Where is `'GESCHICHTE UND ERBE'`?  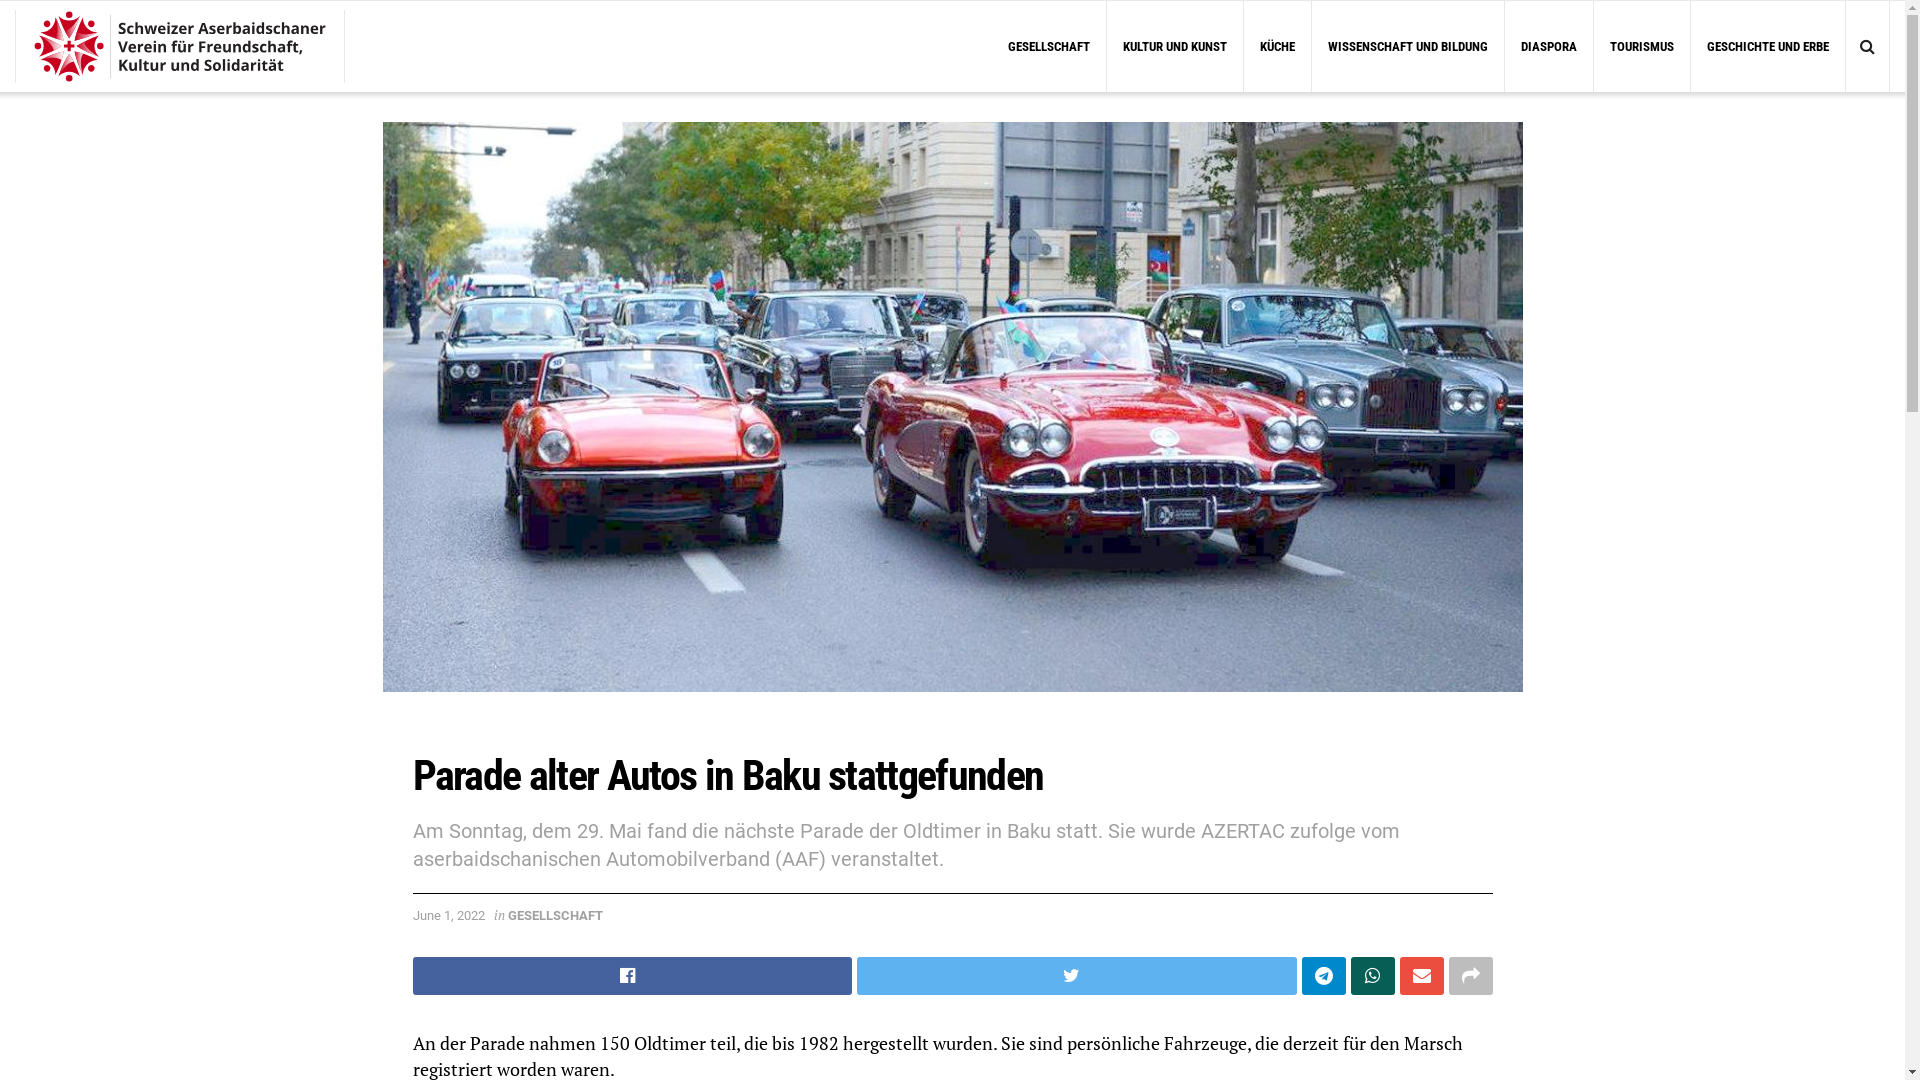 'GESCHICHTE UND ERBE' is located at coordinates (1767, 45).